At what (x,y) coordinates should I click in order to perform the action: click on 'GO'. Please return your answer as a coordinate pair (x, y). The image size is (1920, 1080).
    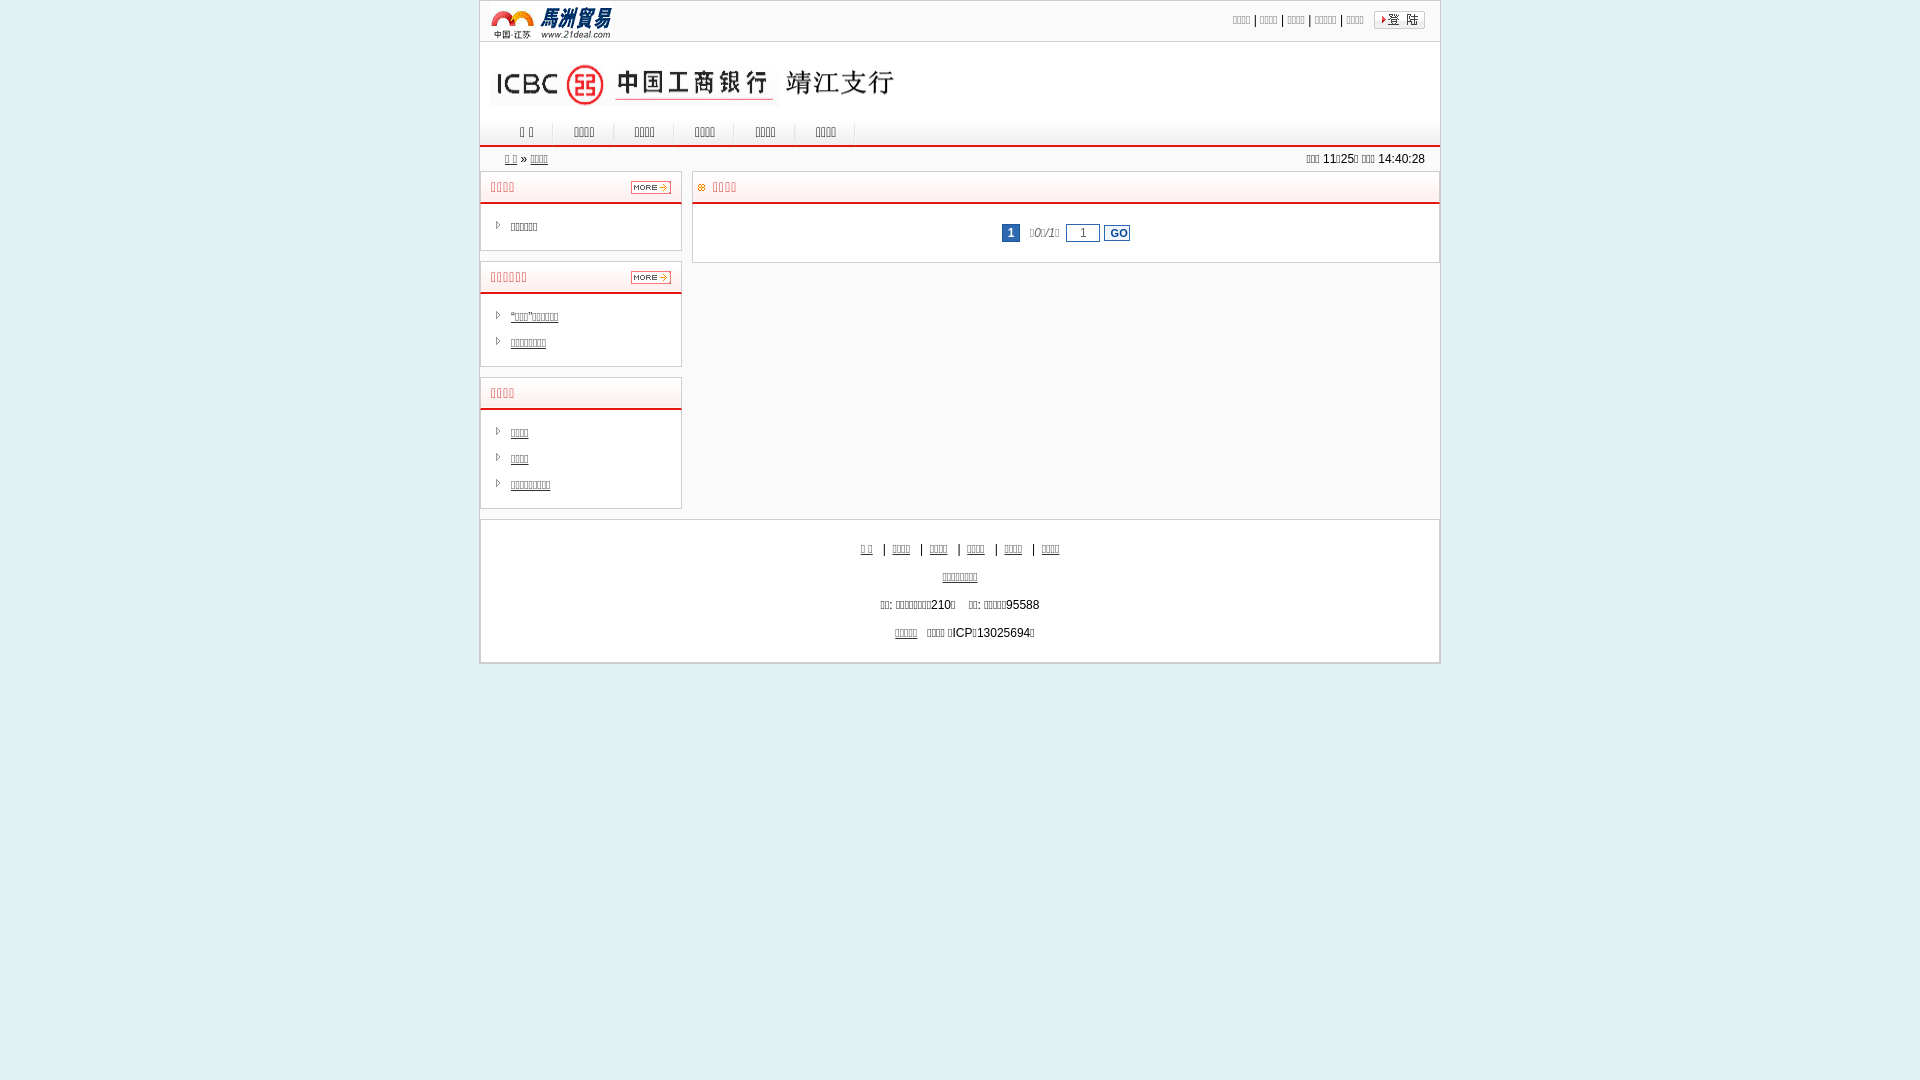
    Looking at the image, I should click on (1103, 231).